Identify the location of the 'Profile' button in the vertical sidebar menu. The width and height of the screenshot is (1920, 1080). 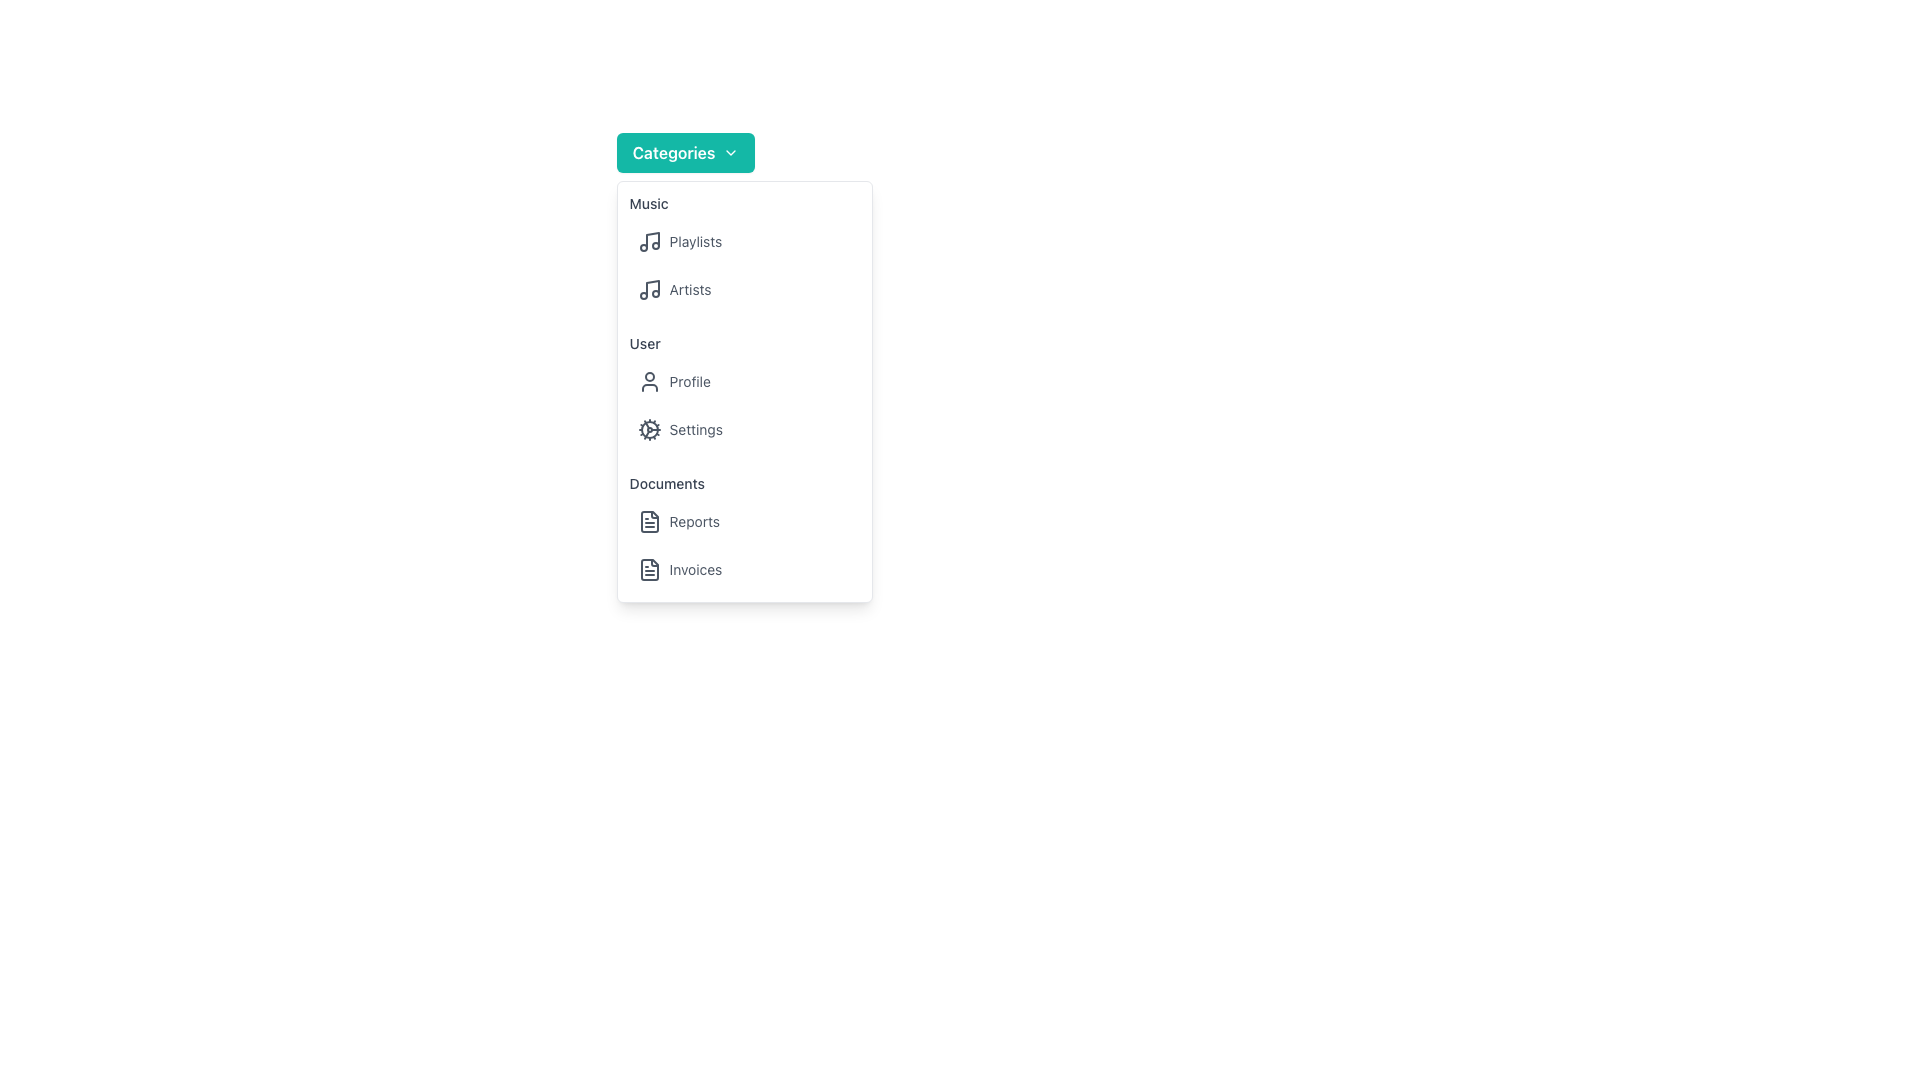
(743, 381).